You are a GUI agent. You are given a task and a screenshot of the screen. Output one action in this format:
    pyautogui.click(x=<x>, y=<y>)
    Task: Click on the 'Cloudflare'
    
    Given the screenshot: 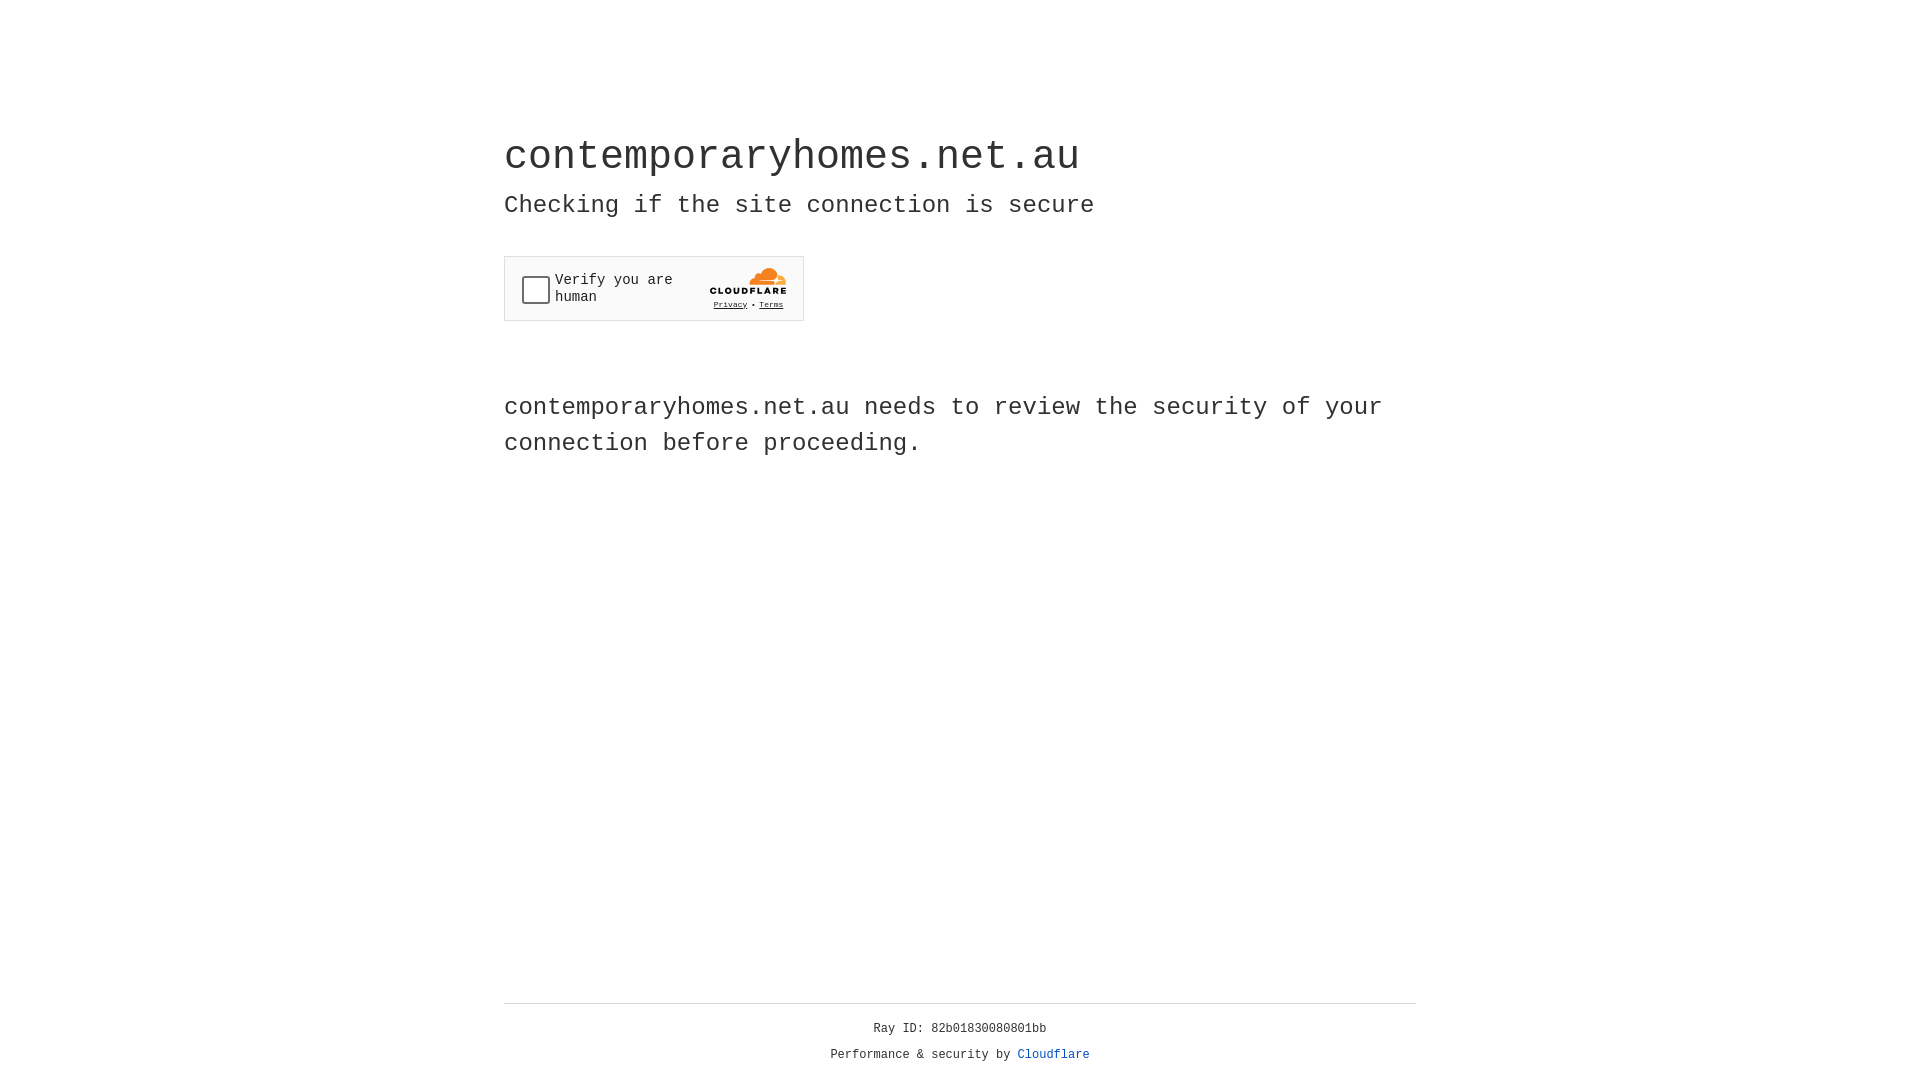 What is the action you would take?
    pyautogui.click(x=1053, y=1054)
    